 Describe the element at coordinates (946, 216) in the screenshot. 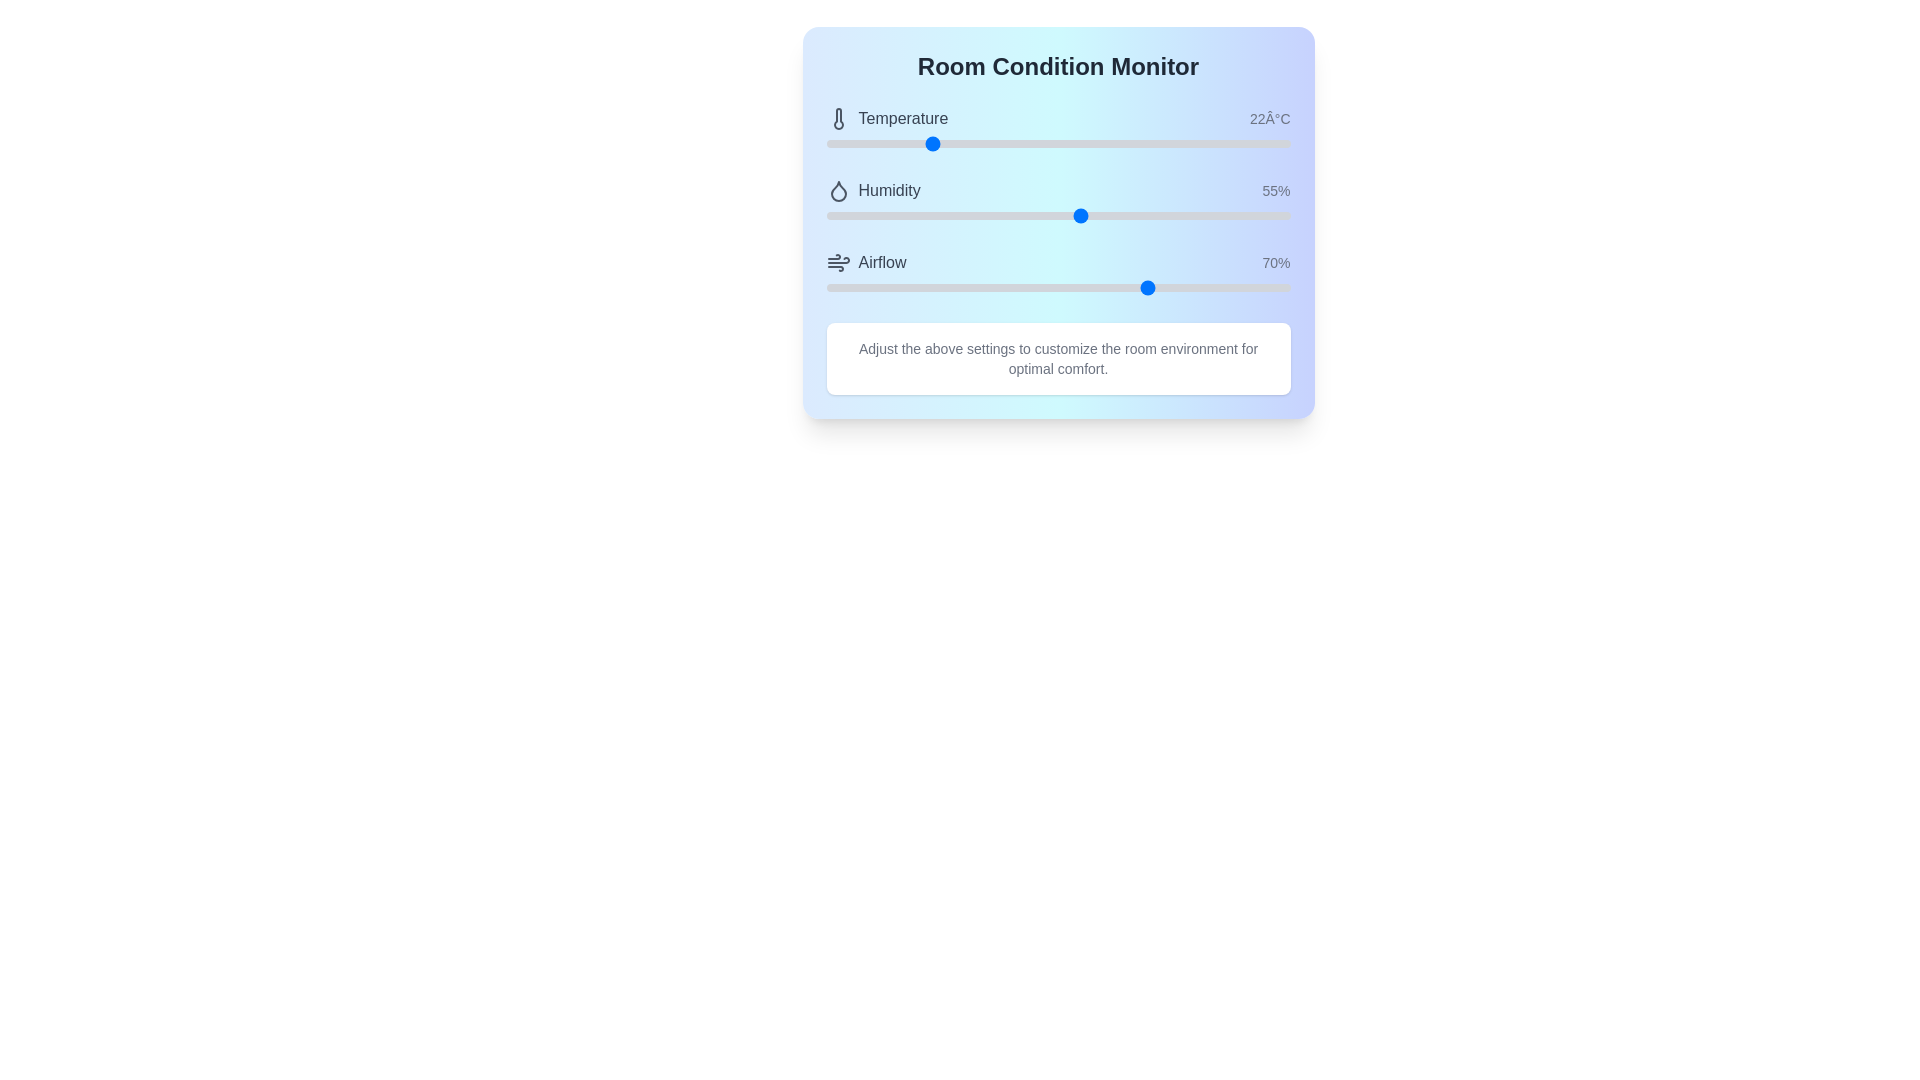

I see `the humidity level` at that location.